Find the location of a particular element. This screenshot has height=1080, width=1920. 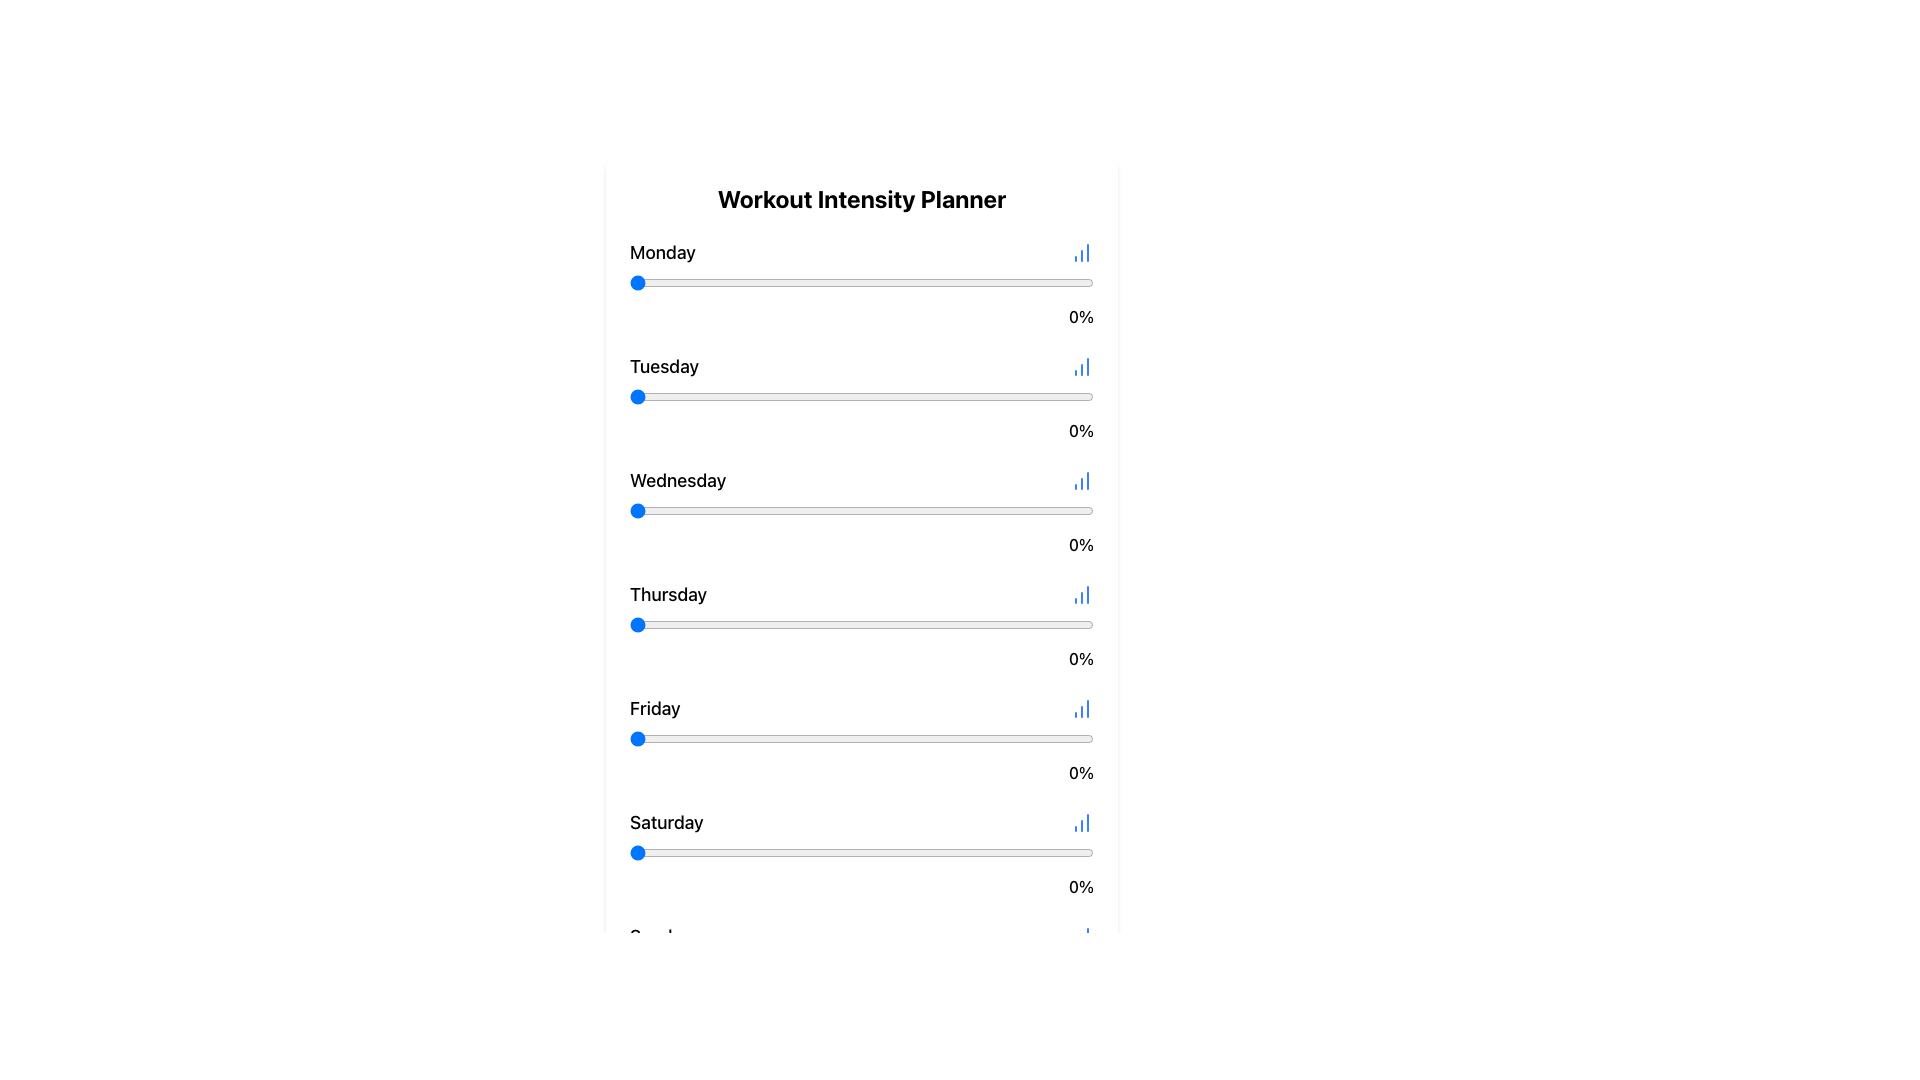

the Tuesday intensity level is located at coordinates (638, 397).